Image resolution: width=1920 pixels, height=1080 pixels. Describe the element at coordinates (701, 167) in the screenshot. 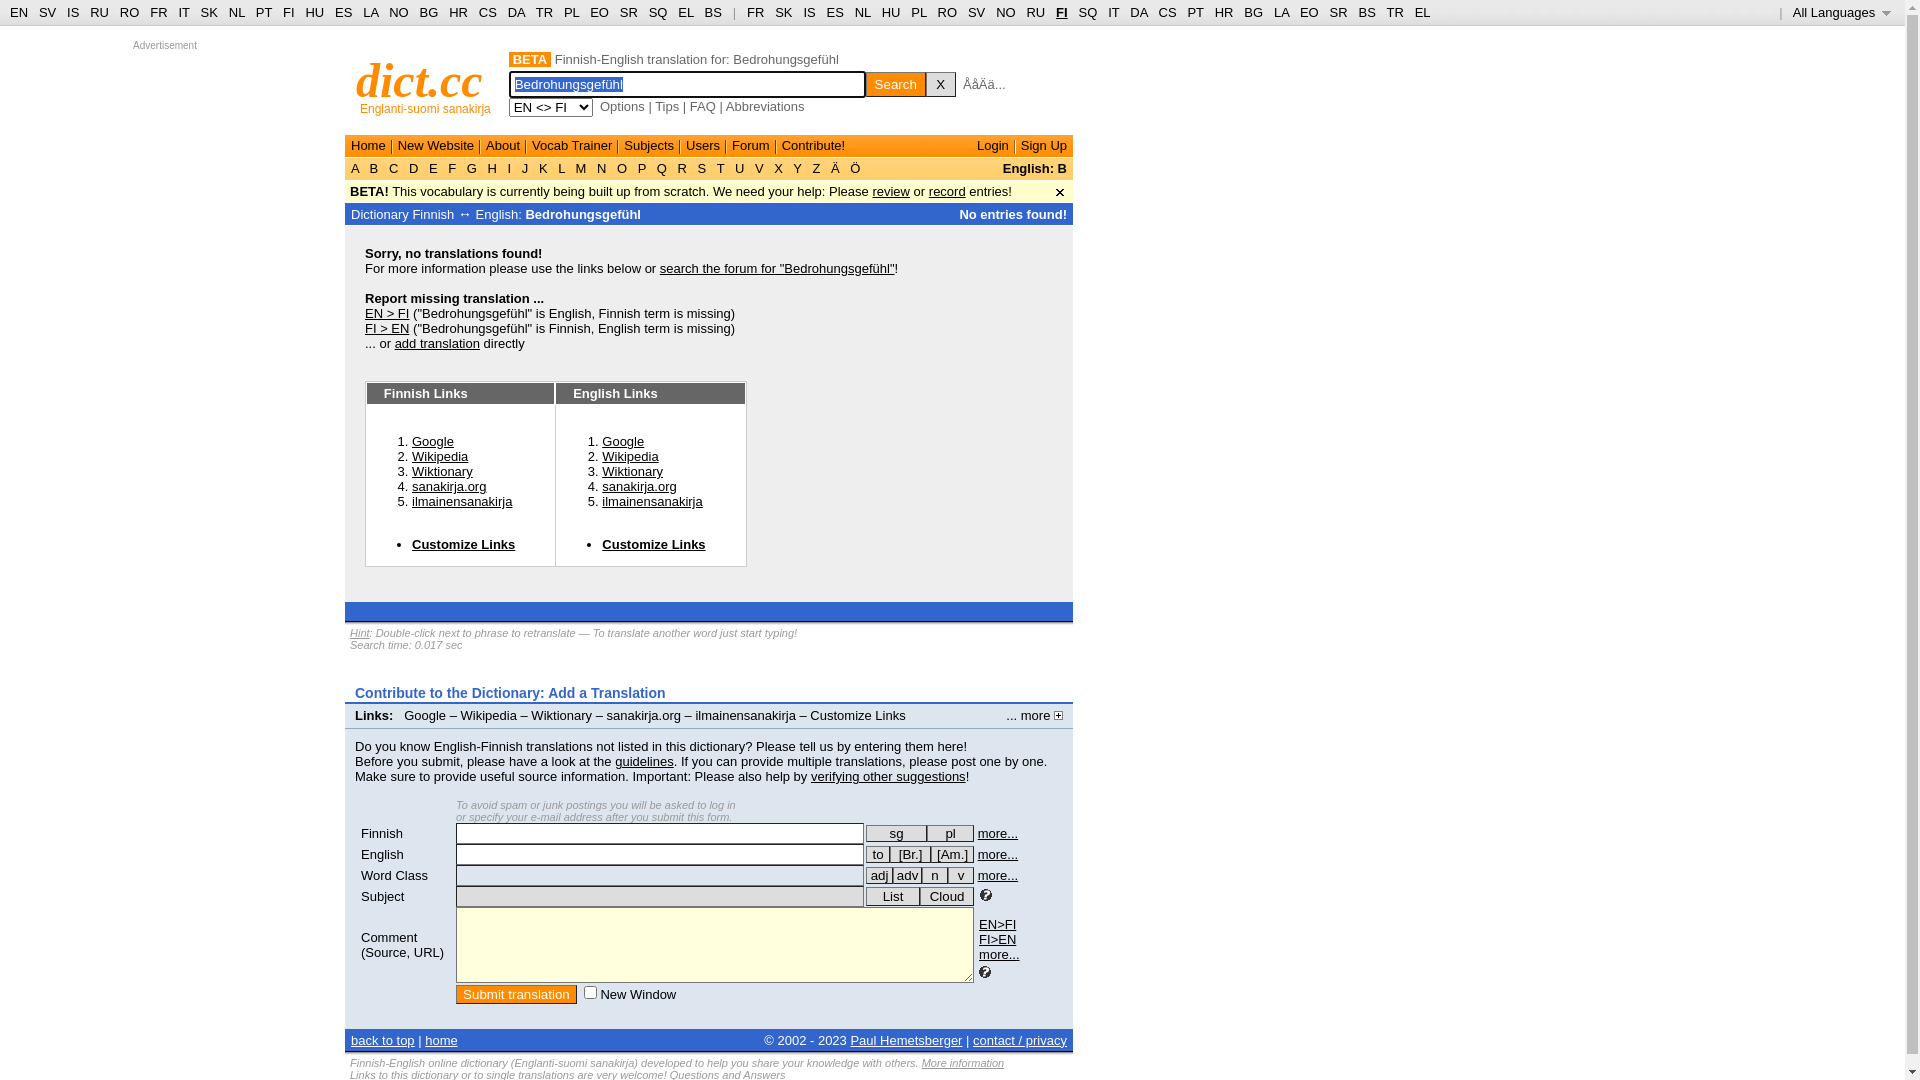

I see `'S'` at that location.